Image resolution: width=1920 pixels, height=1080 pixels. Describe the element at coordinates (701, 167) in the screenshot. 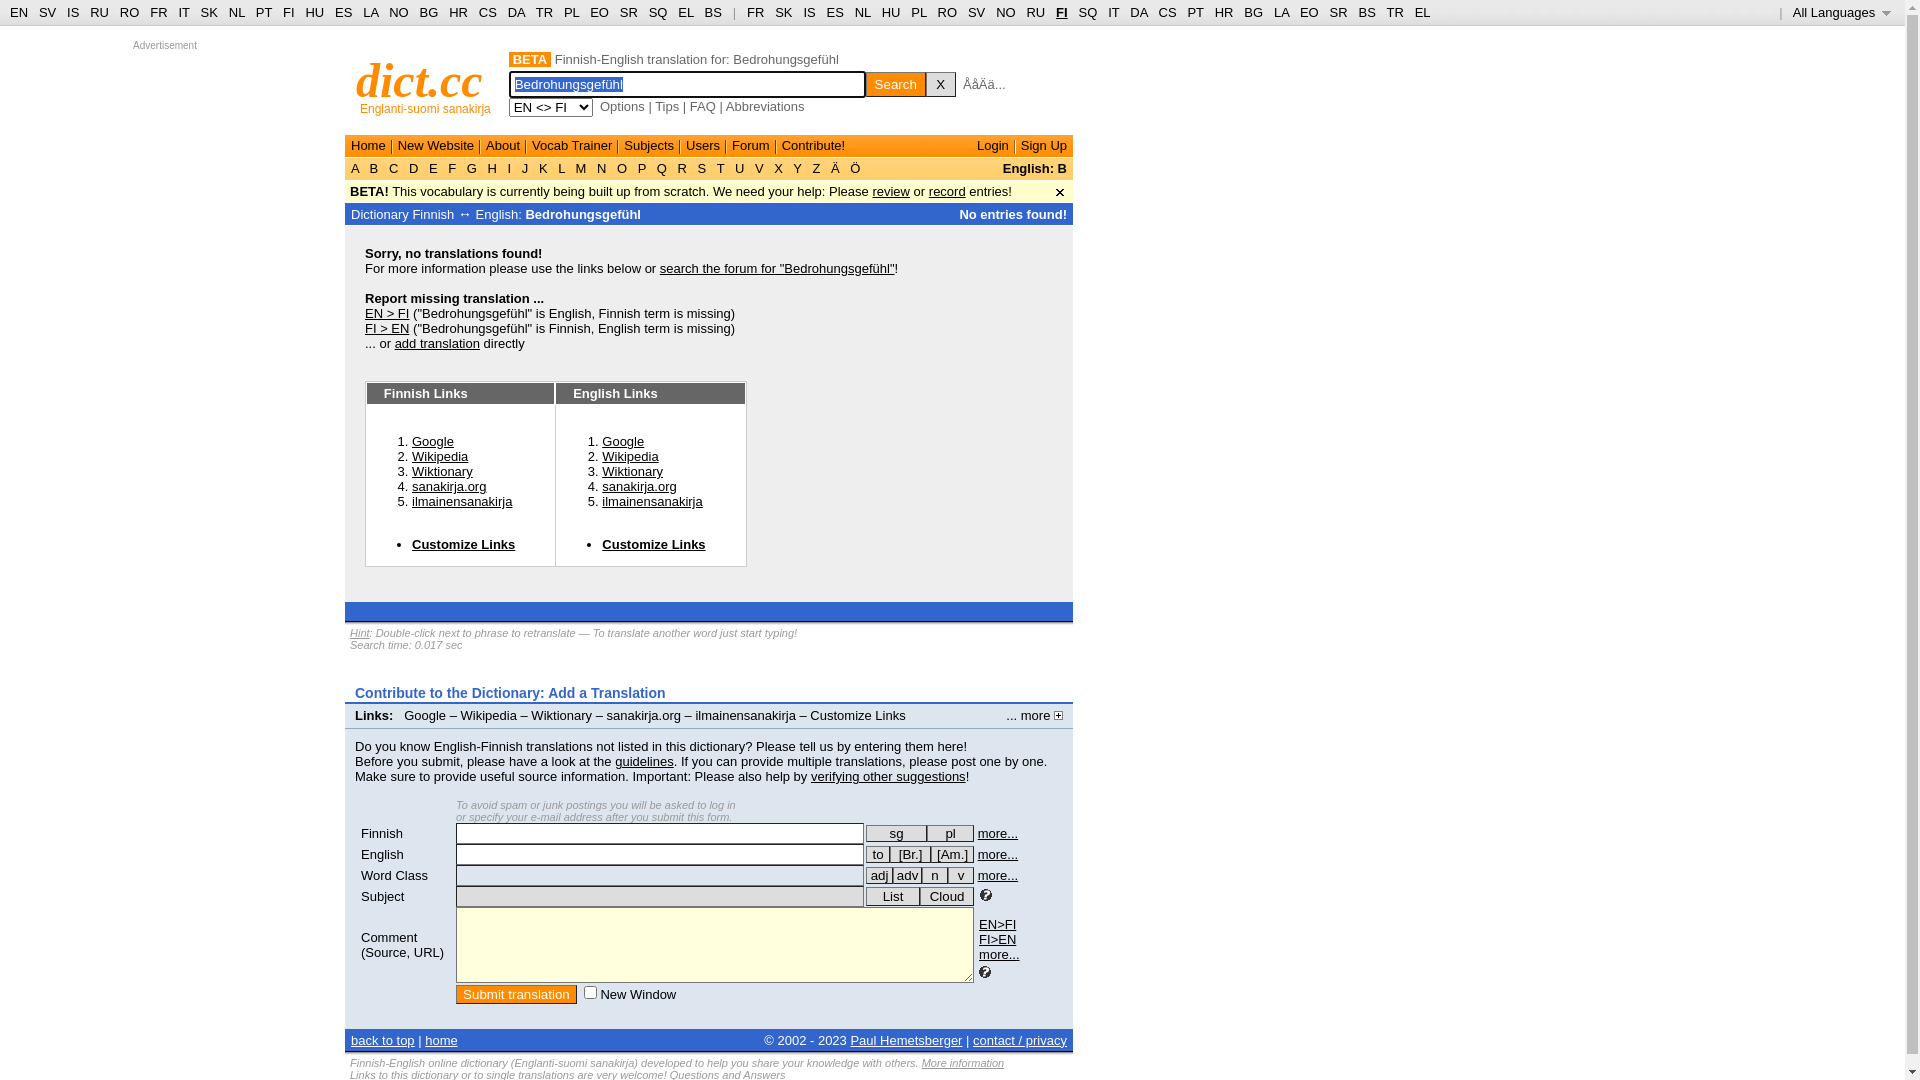

I see `'S'` at that location.